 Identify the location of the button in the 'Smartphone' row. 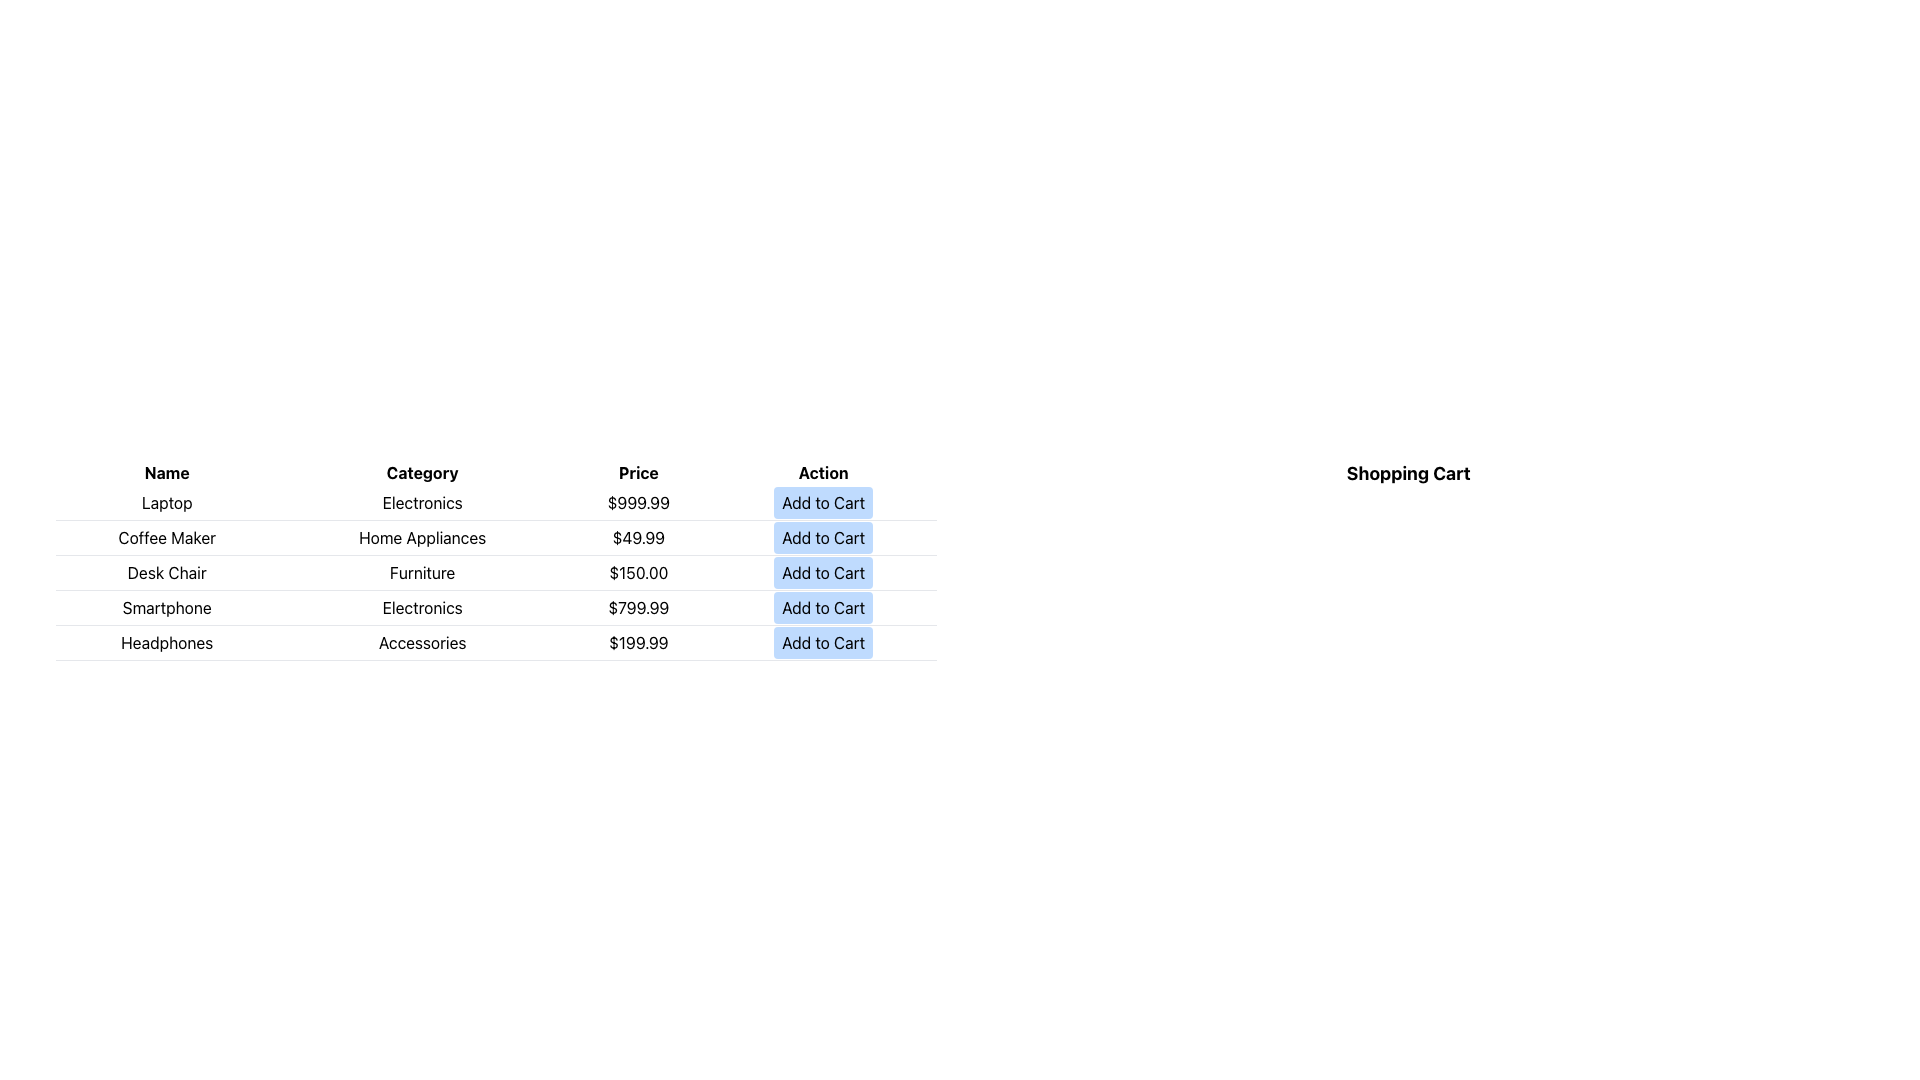
(823, 607).